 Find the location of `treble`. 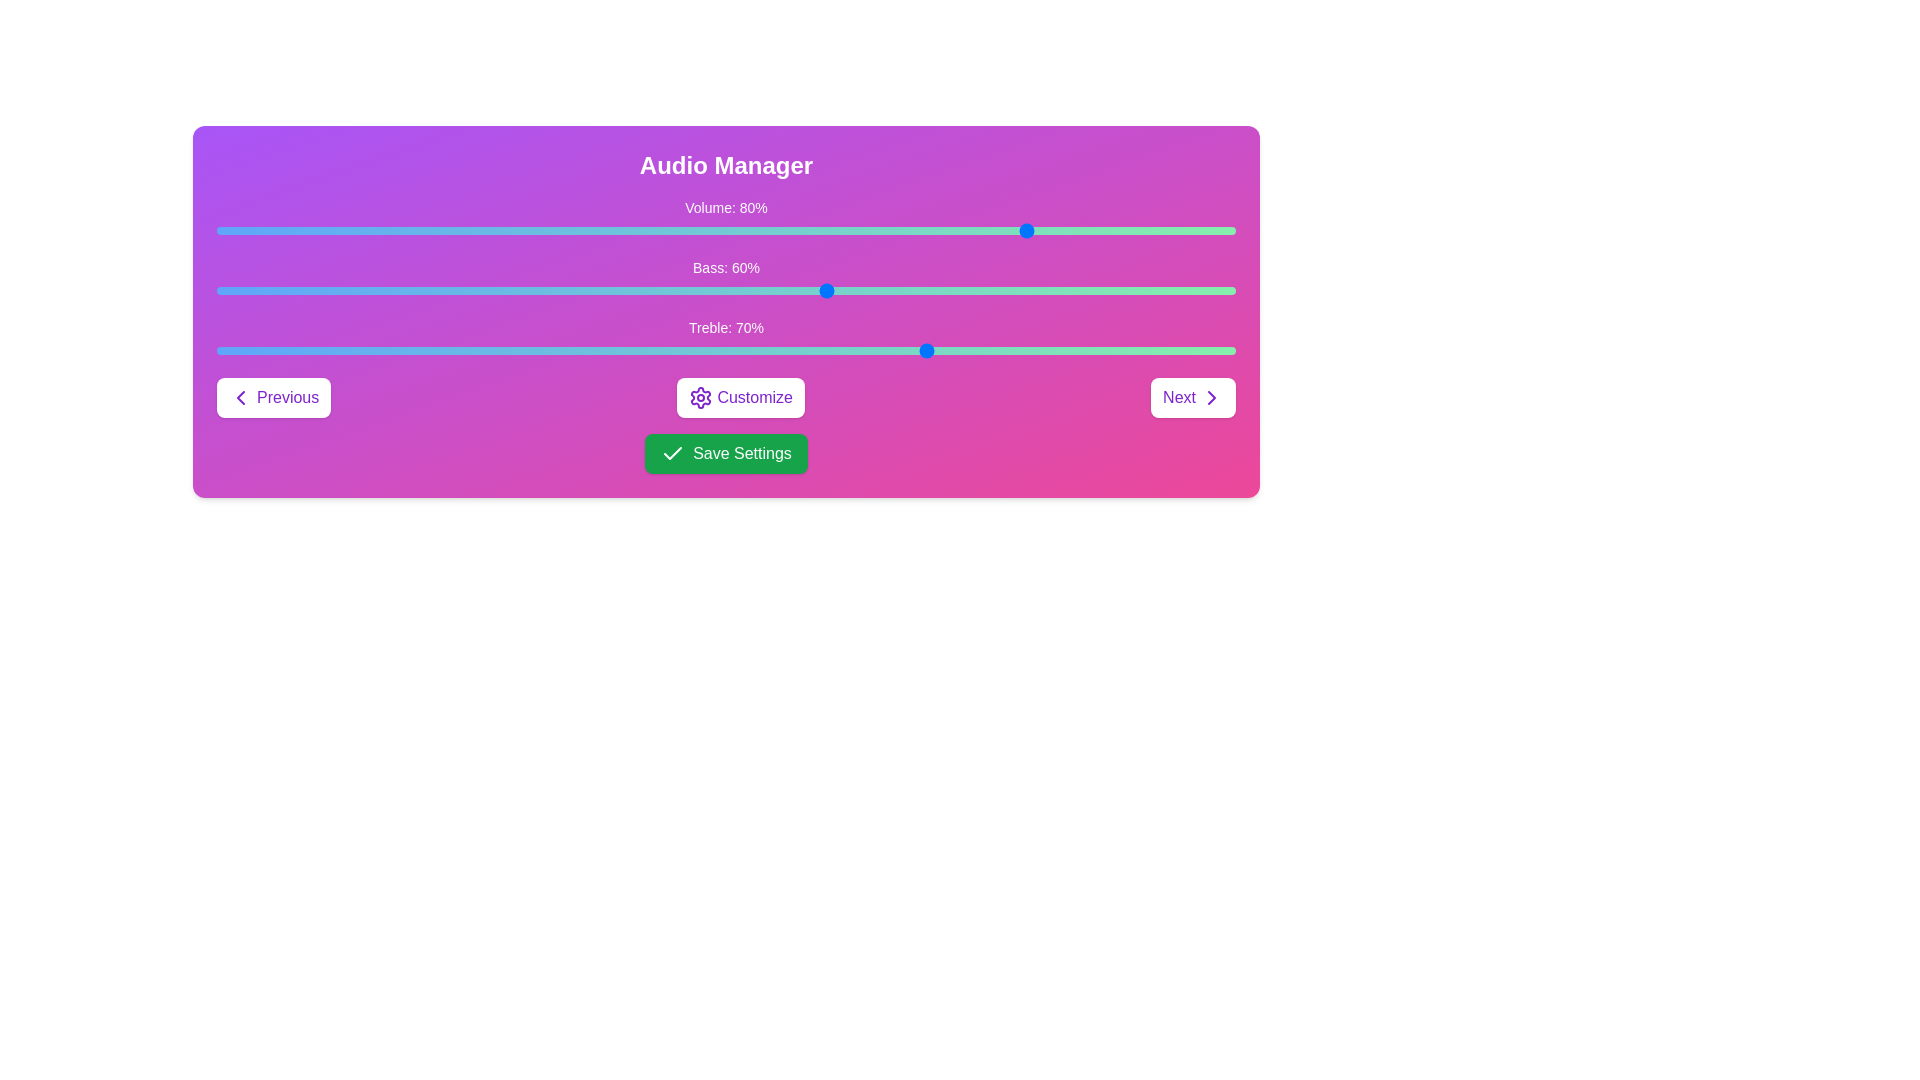

treble is located at coordinates (440, 350).